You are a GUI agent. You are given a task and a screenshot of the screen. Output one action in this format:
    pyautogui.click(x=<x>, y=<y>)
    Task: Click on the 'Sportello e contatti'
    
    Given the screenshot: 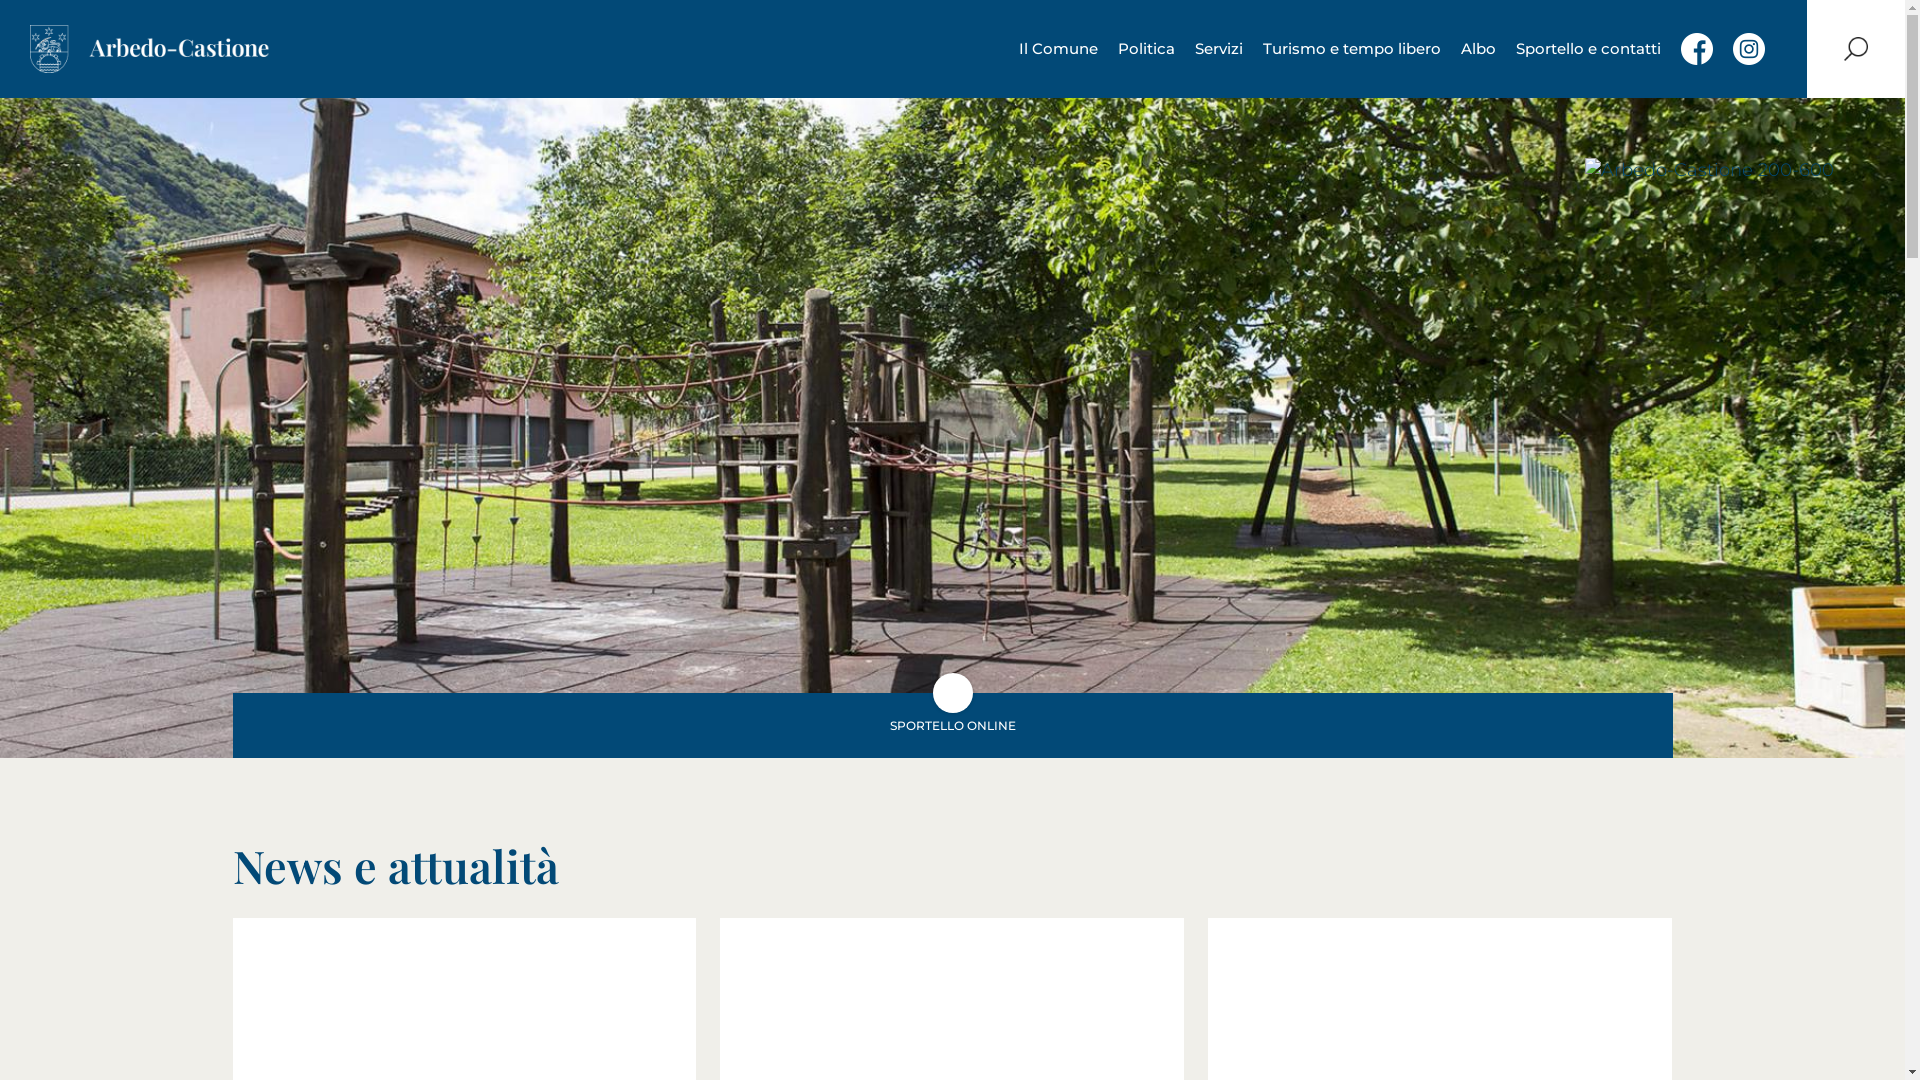 What is the action you would take?
    pyautogui.click(x=1587, y=48)
    